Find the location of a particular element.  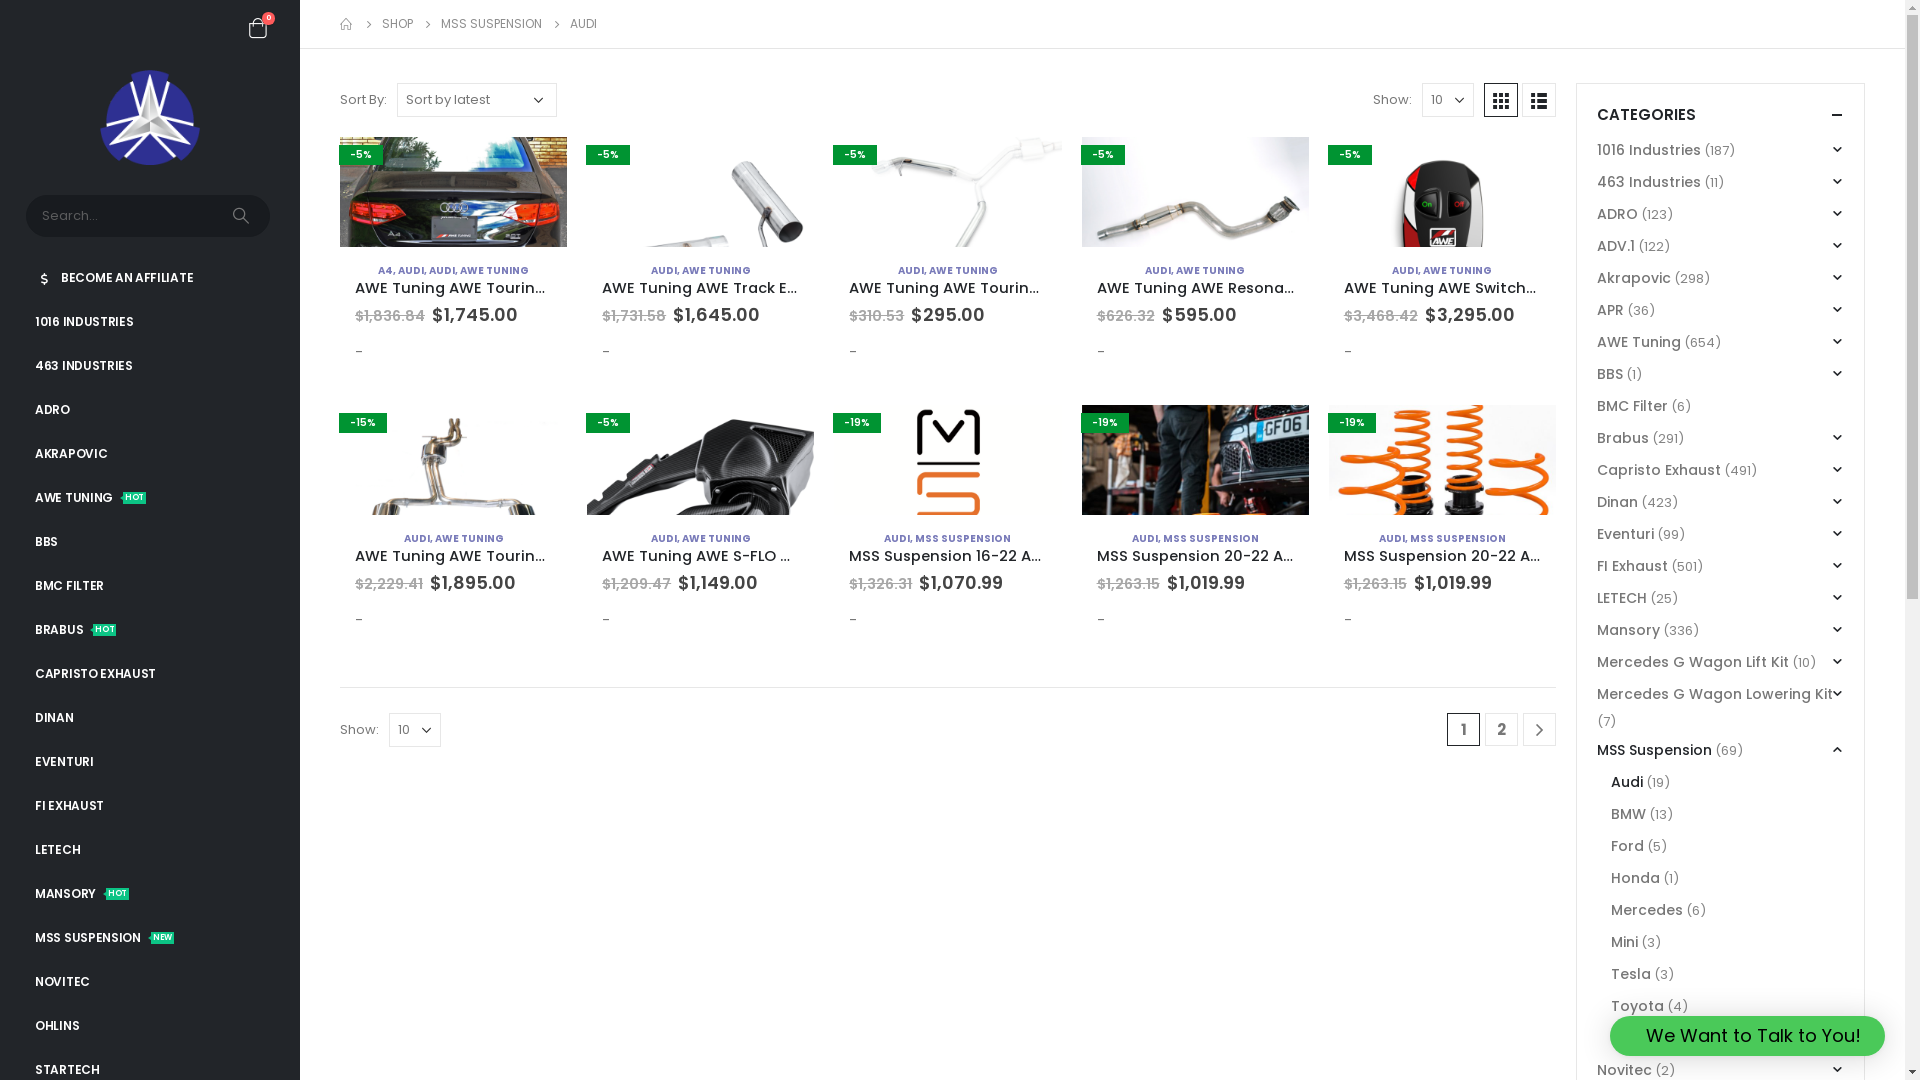

'1016 INDUSTRIES' is located at coordinates (148, 321).